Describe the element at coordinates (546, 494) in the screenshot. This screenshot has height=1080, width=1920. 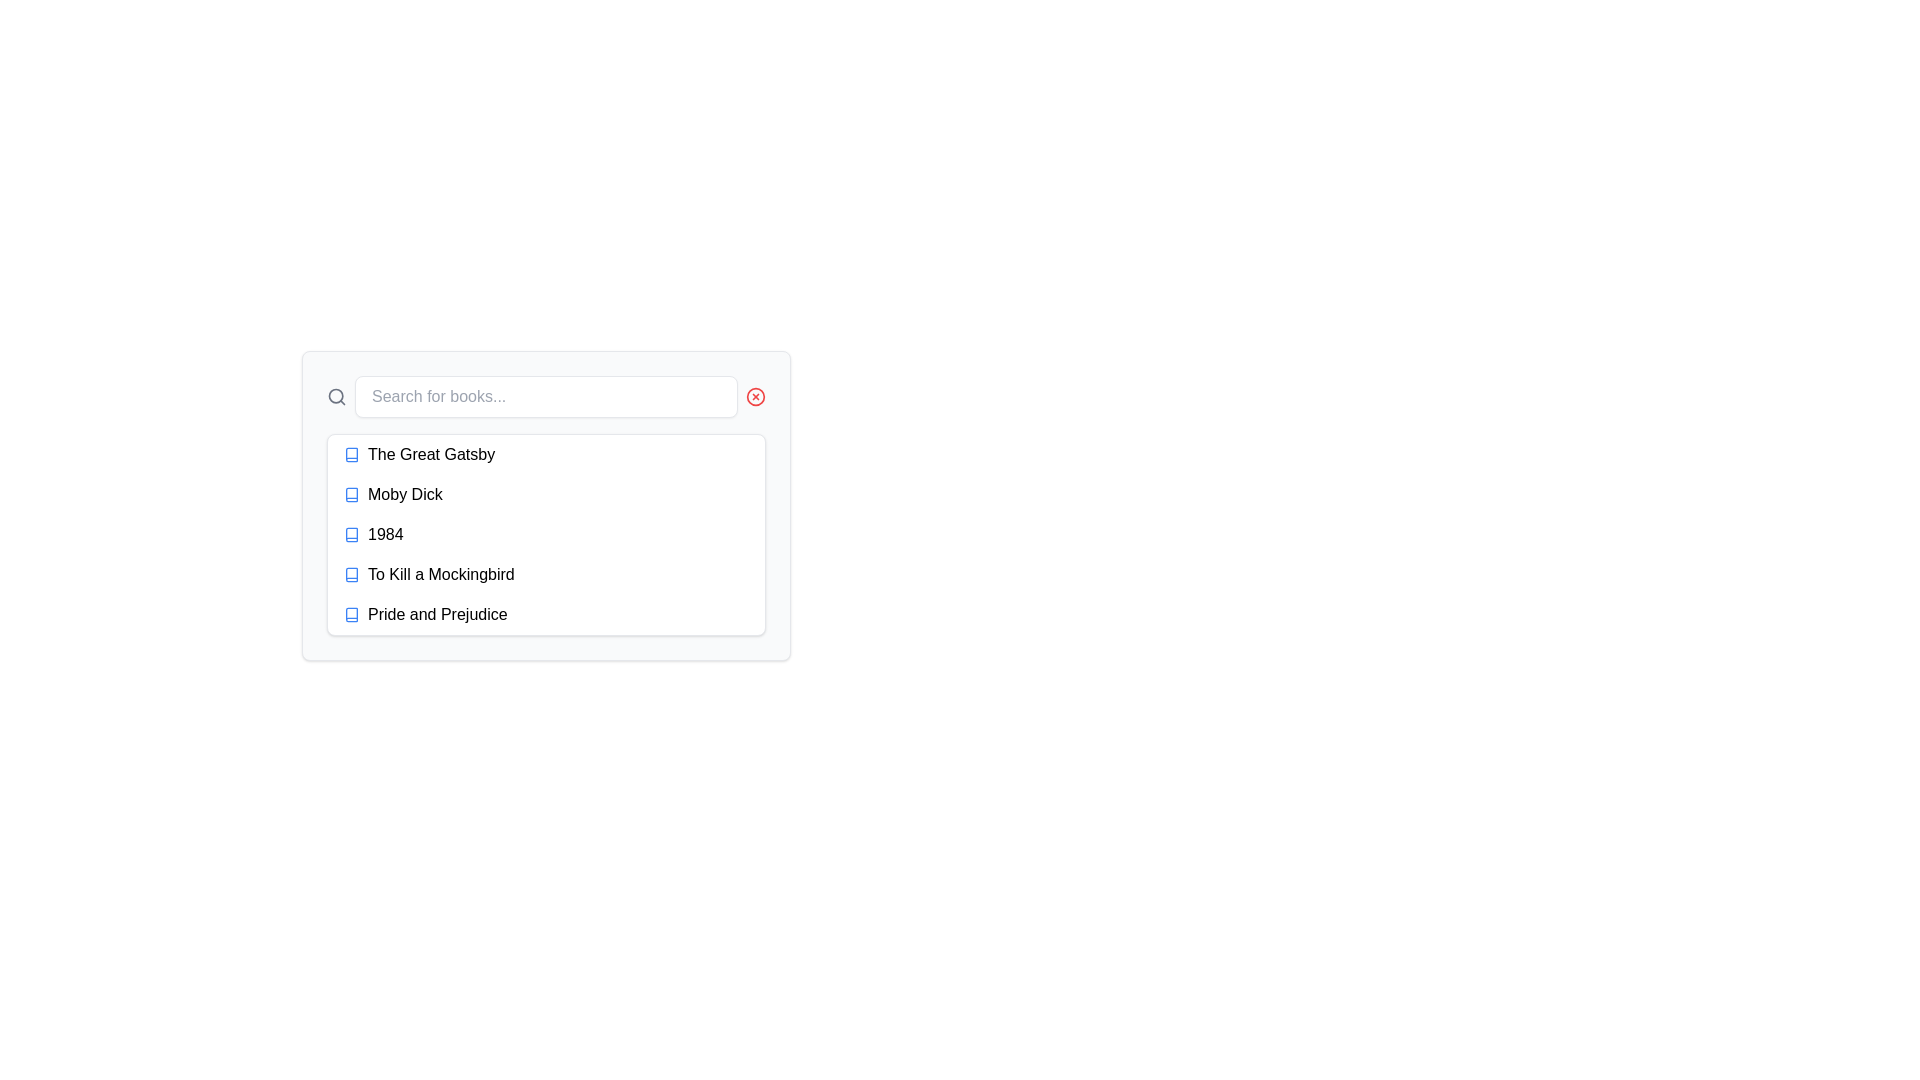
I see `the selectable list item for 'Moby Dick', which is the second entry in the dropdown list` at that location.